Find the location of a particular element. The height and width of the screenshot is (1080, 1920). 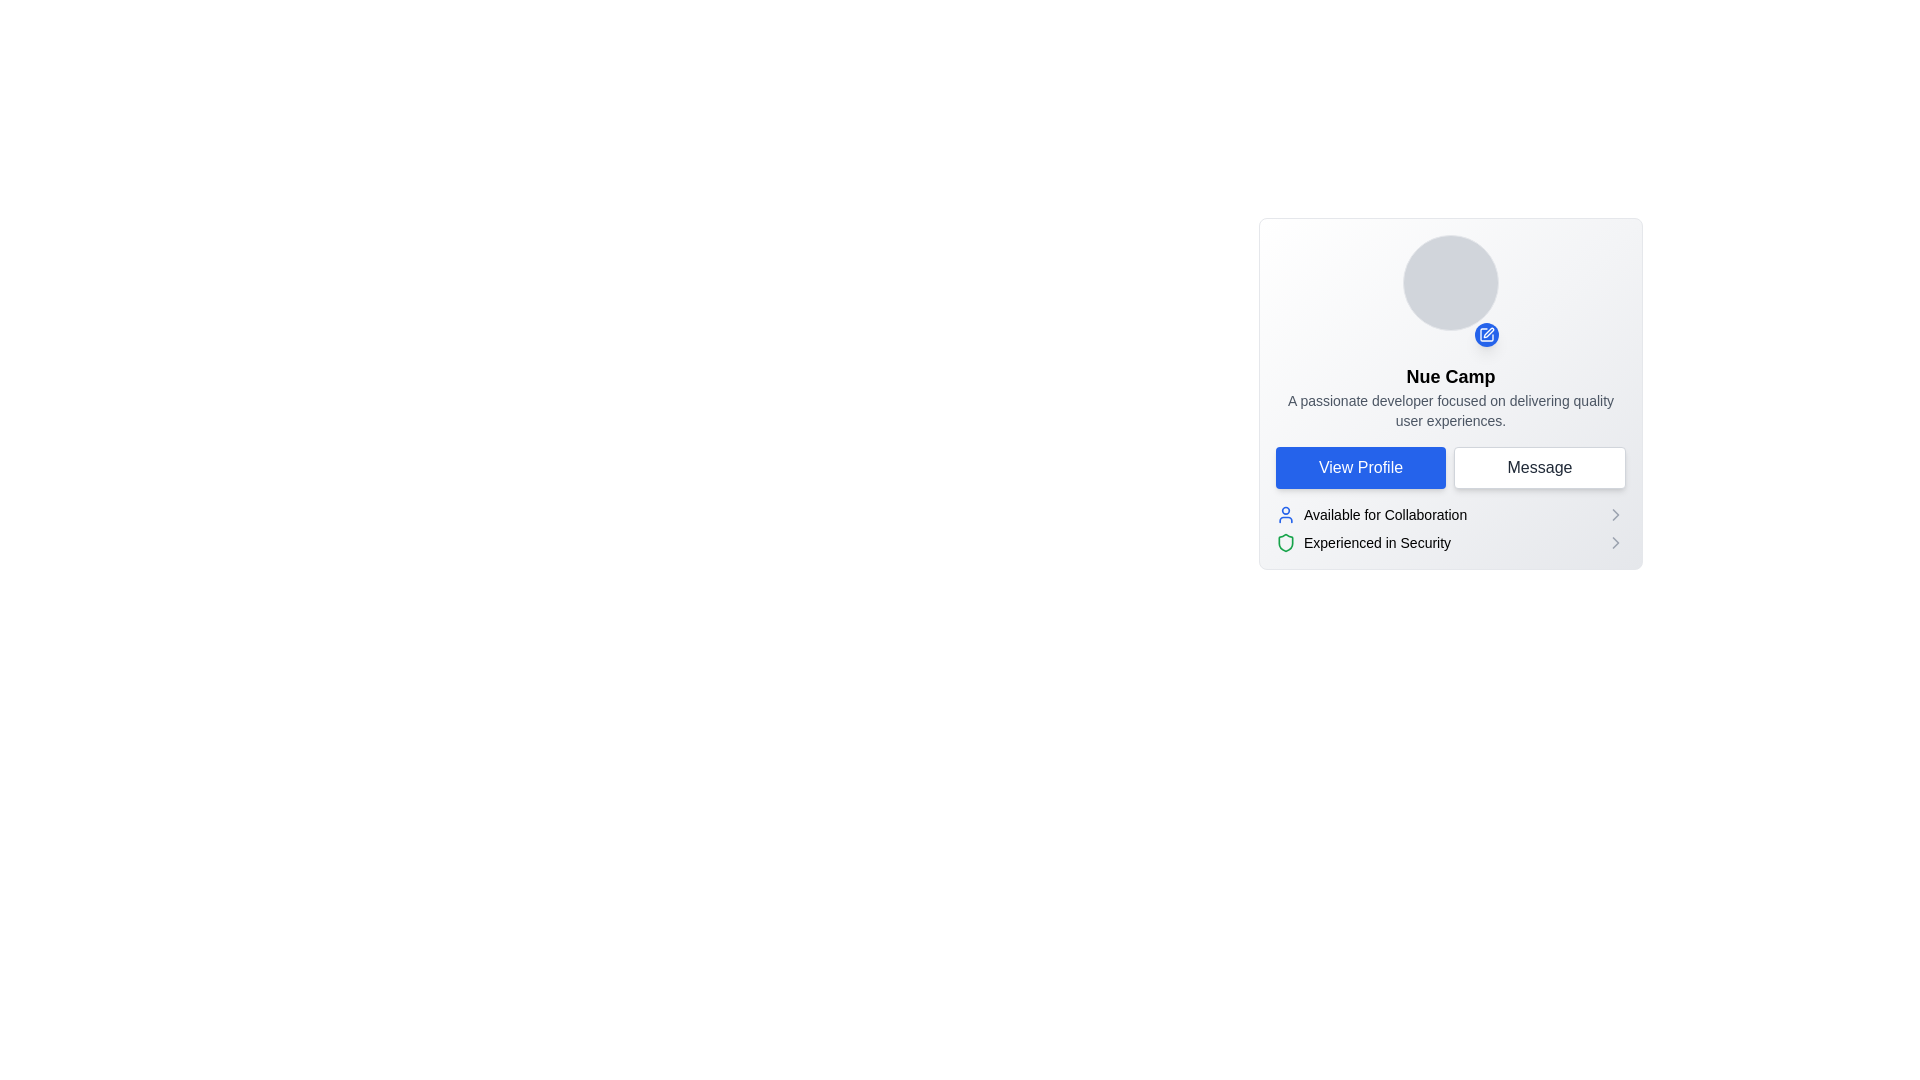

the label that conveys a specific piece of information or attribute related to a skill or expertise, located to the right of a green shield icon is located at coordinates (1376, 543).